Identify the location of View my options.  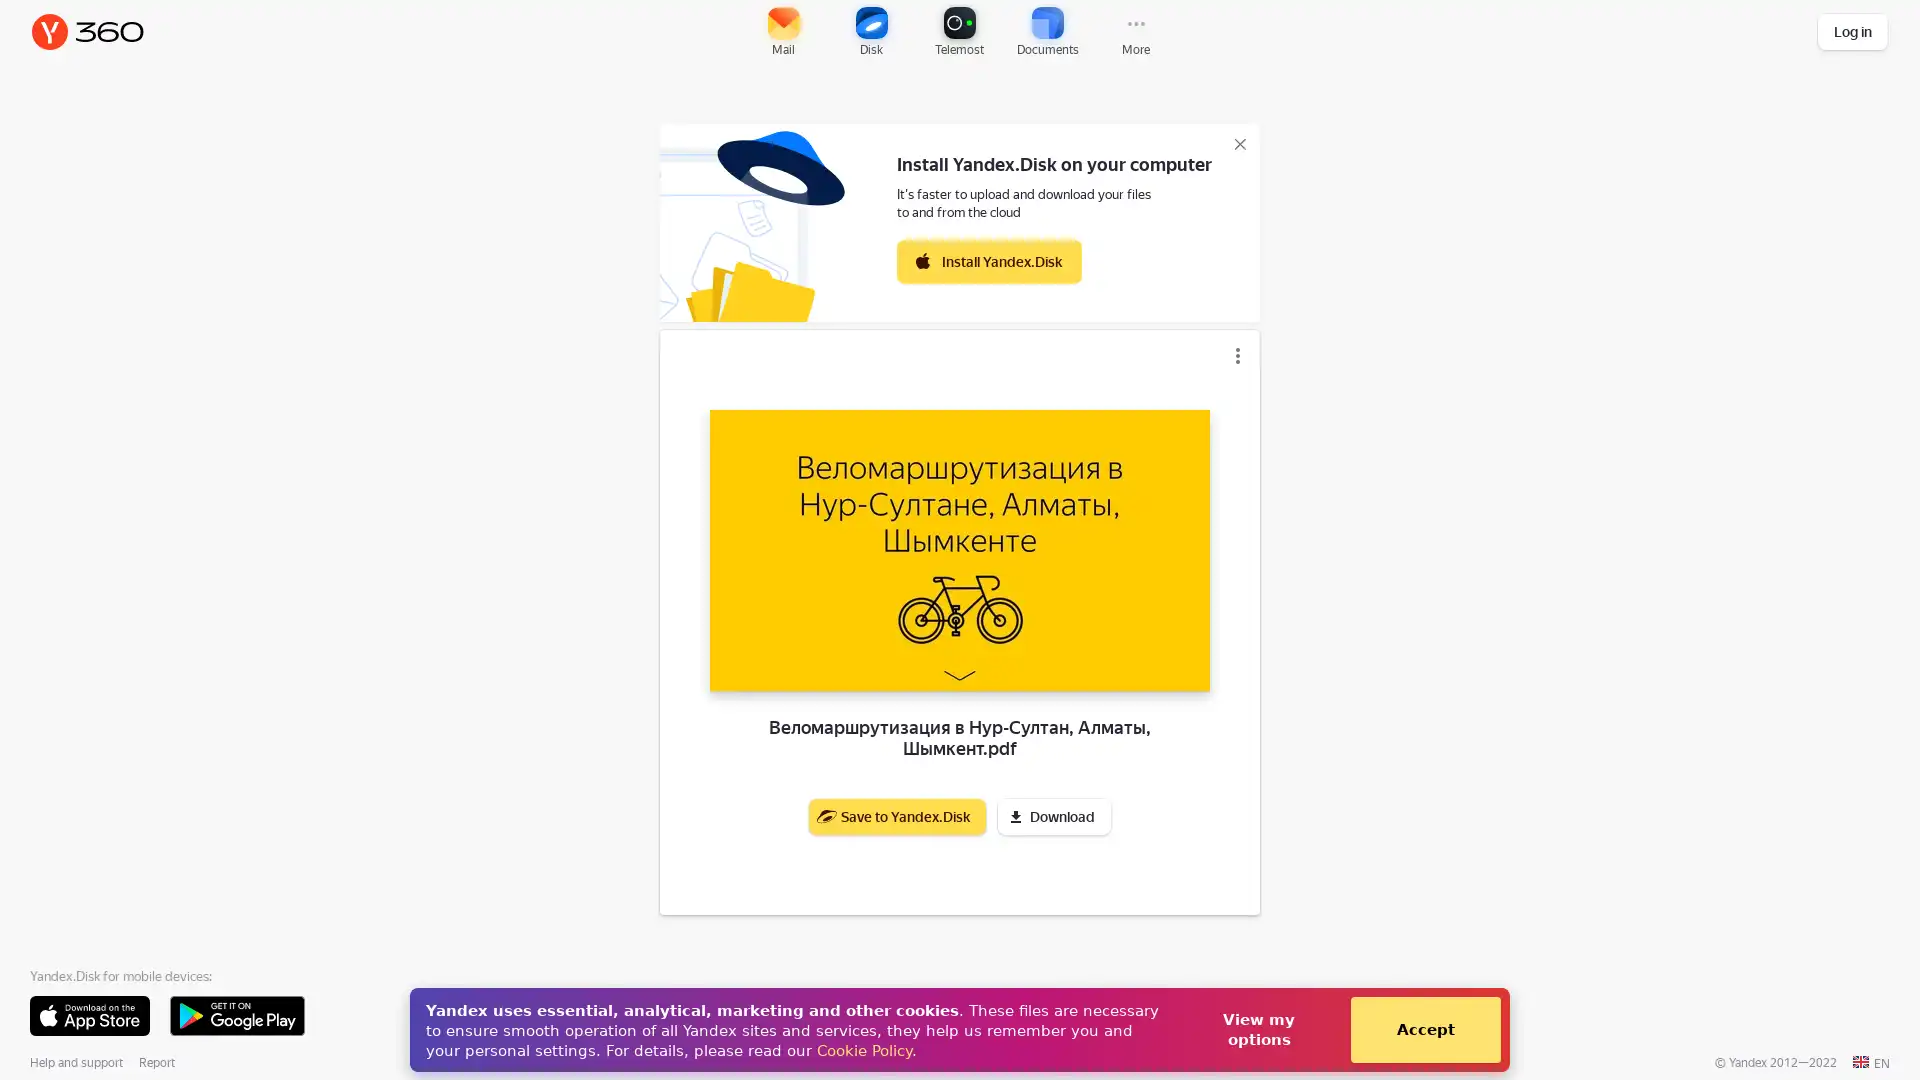
(1257, 1029).